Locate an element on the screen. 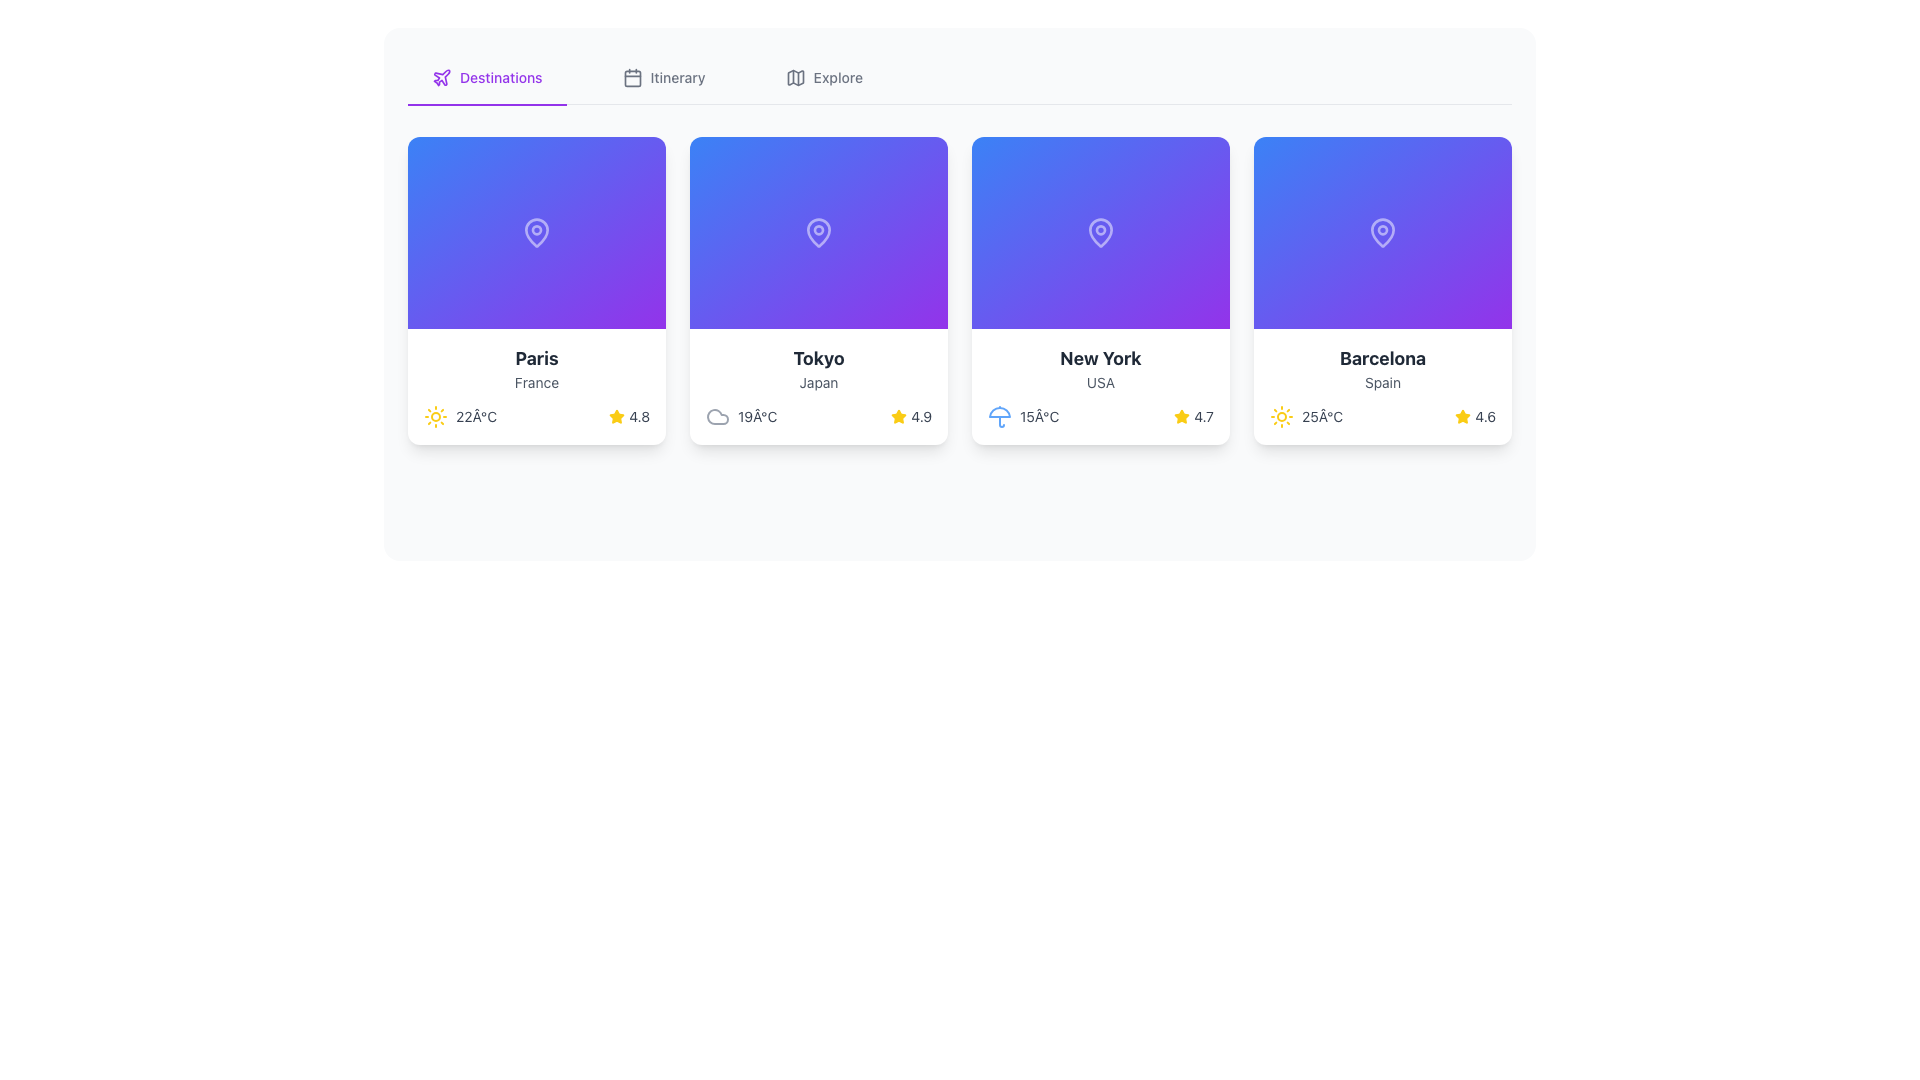  the text label displaying the rating '4.6', which is positioned in the card for 'Barcelona, Spain' near a yellow star icon is located at coordinates (1485, 415).